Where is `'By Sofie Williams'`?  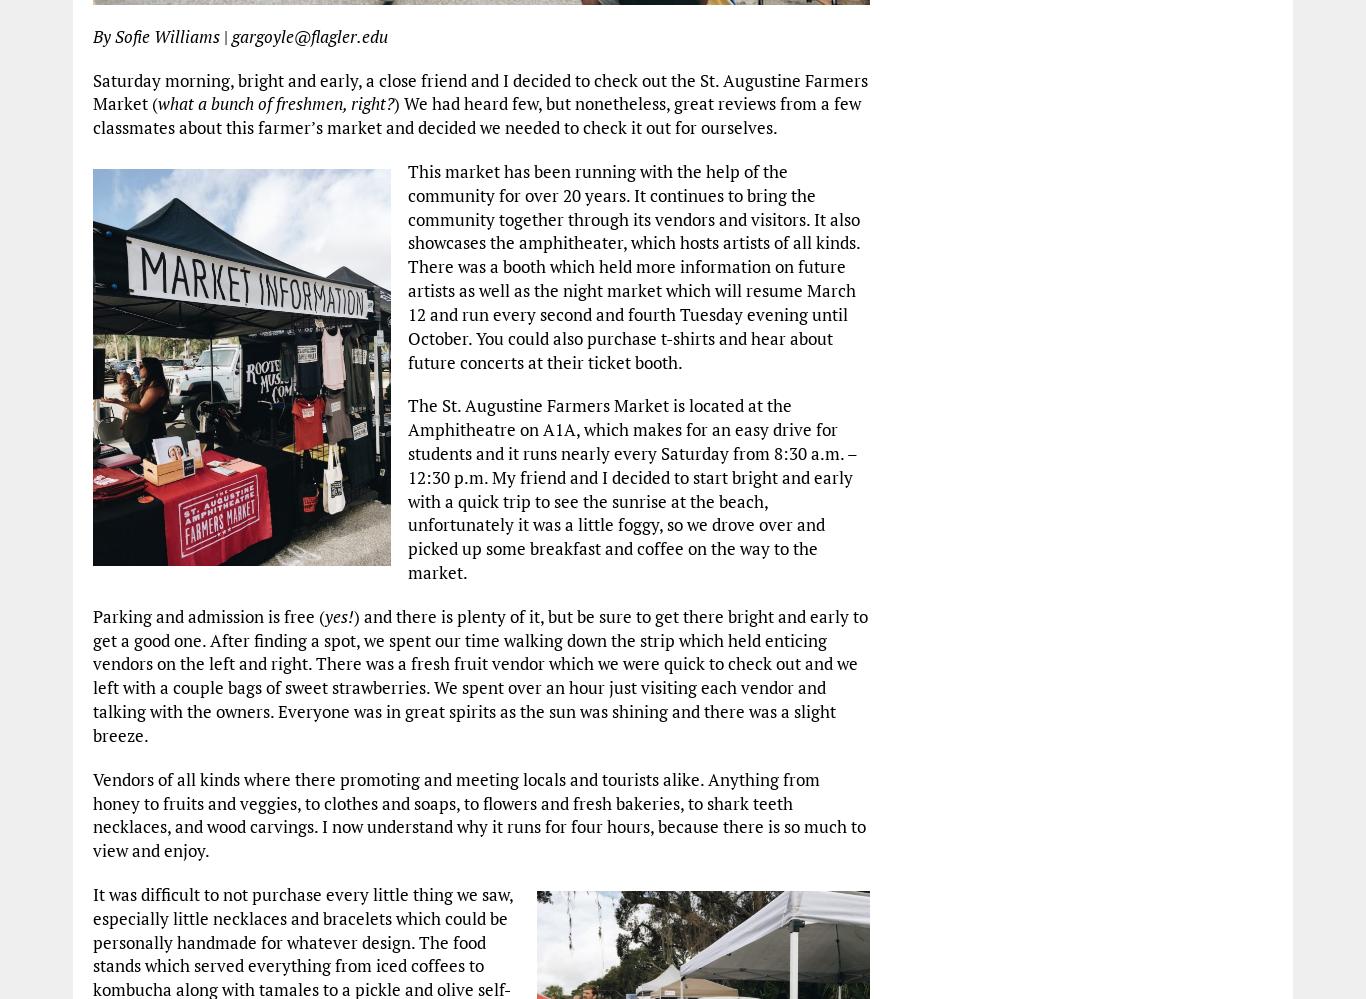 'By Sofie Williams' is located at coordinates (93, 35).